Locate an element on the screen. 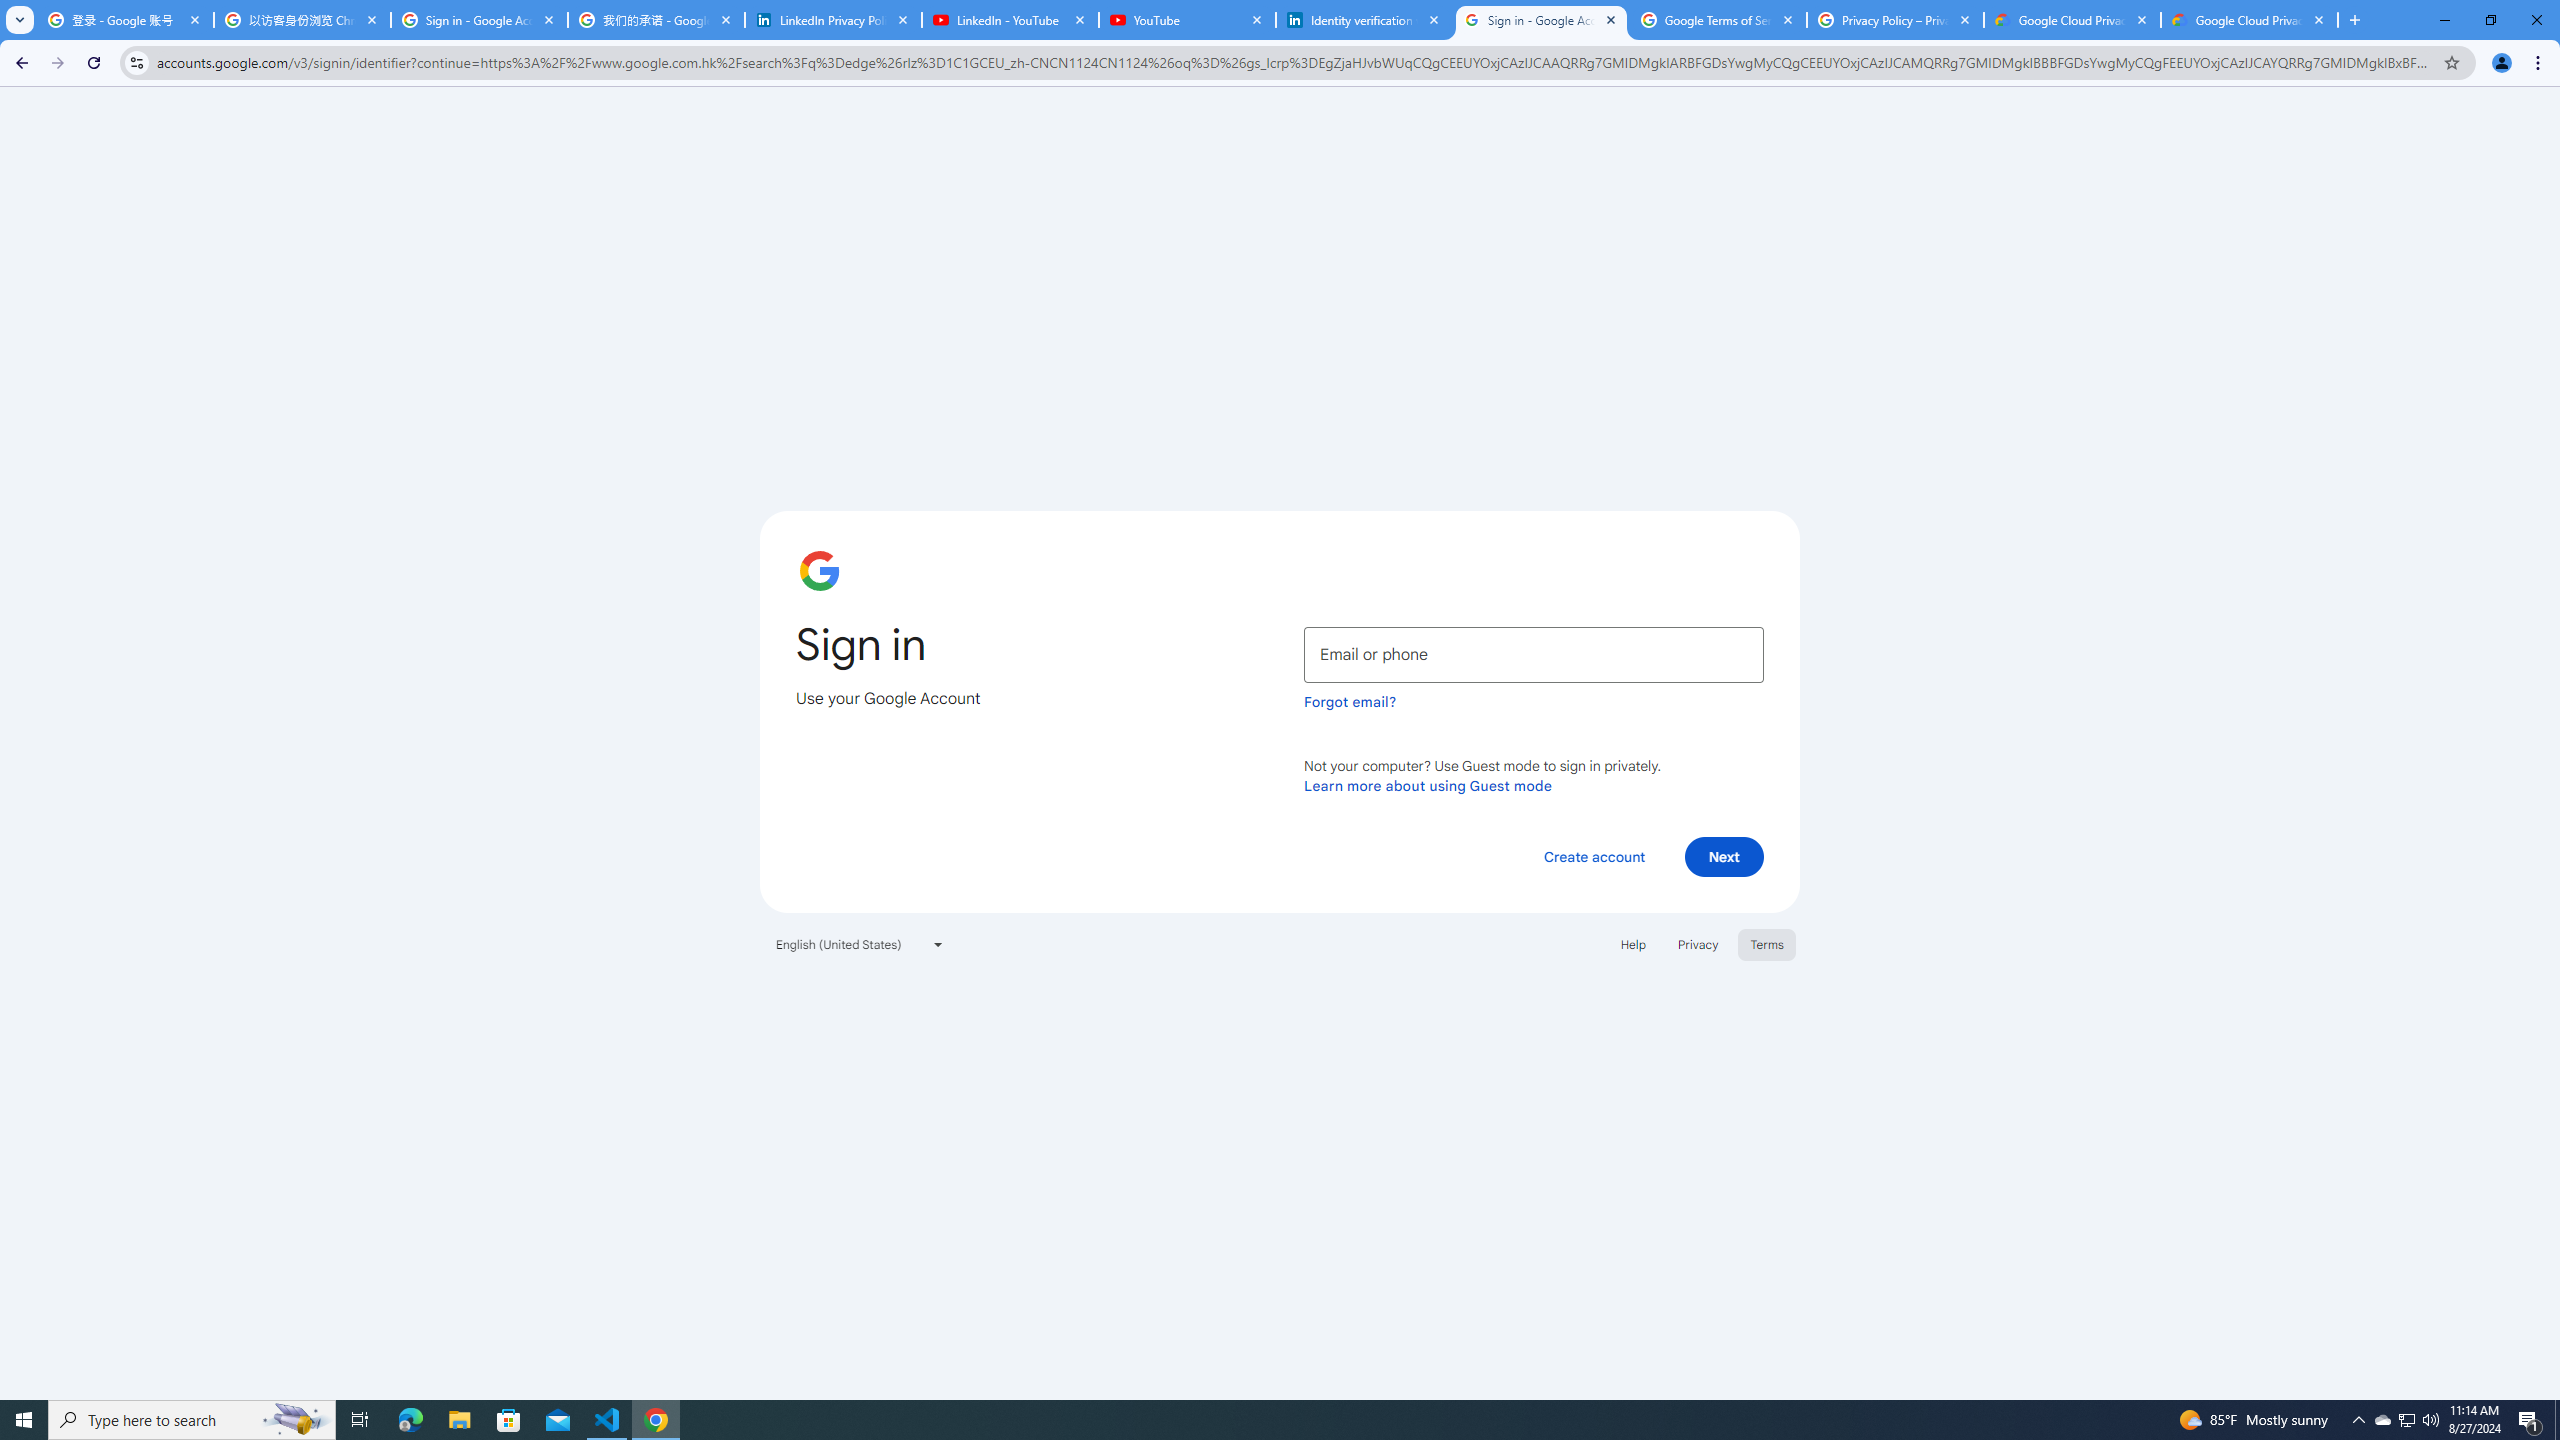 The width and height of the screenshot is (2560, 1440). 'LinkedIn - YouTube' is located at coordinates (1010, 19).